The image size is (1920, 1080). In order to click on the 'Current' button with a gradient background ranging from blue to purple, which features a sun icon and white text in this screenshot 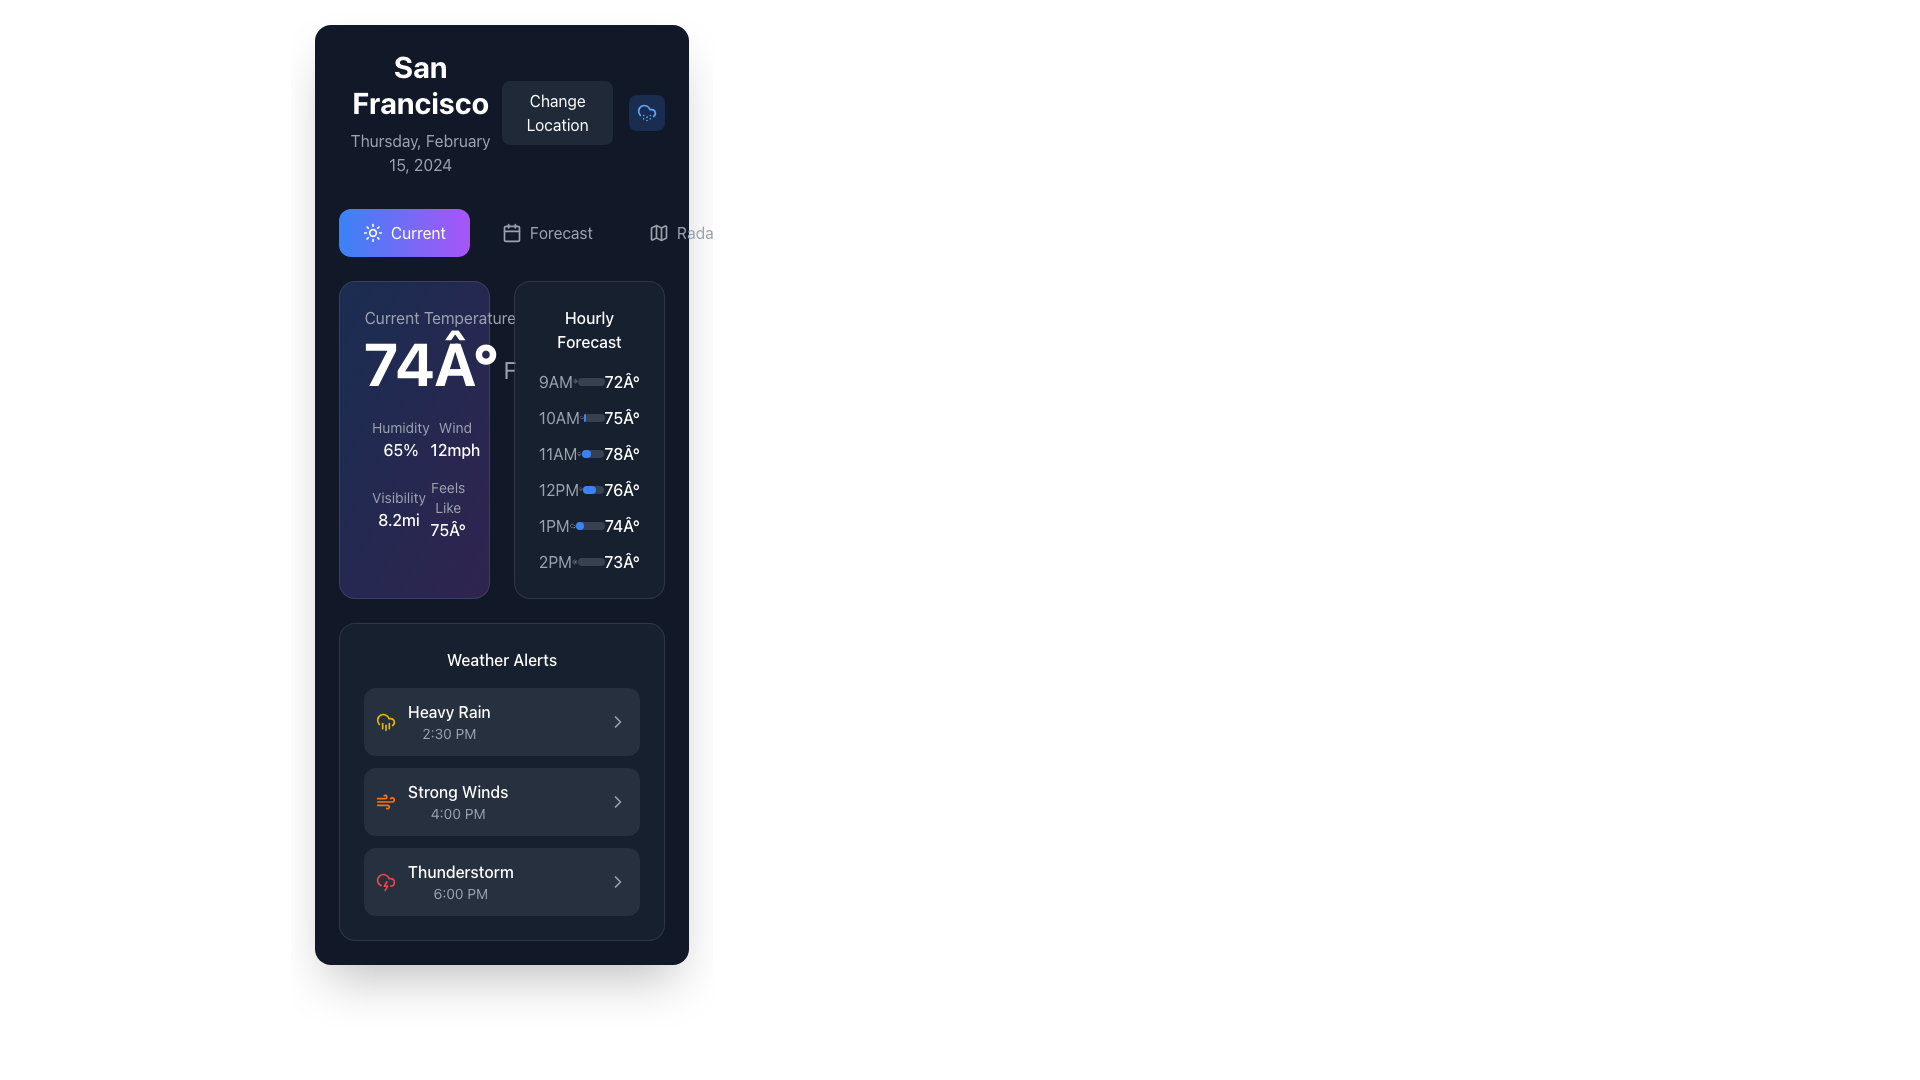, I will do `click(403, 231)`.